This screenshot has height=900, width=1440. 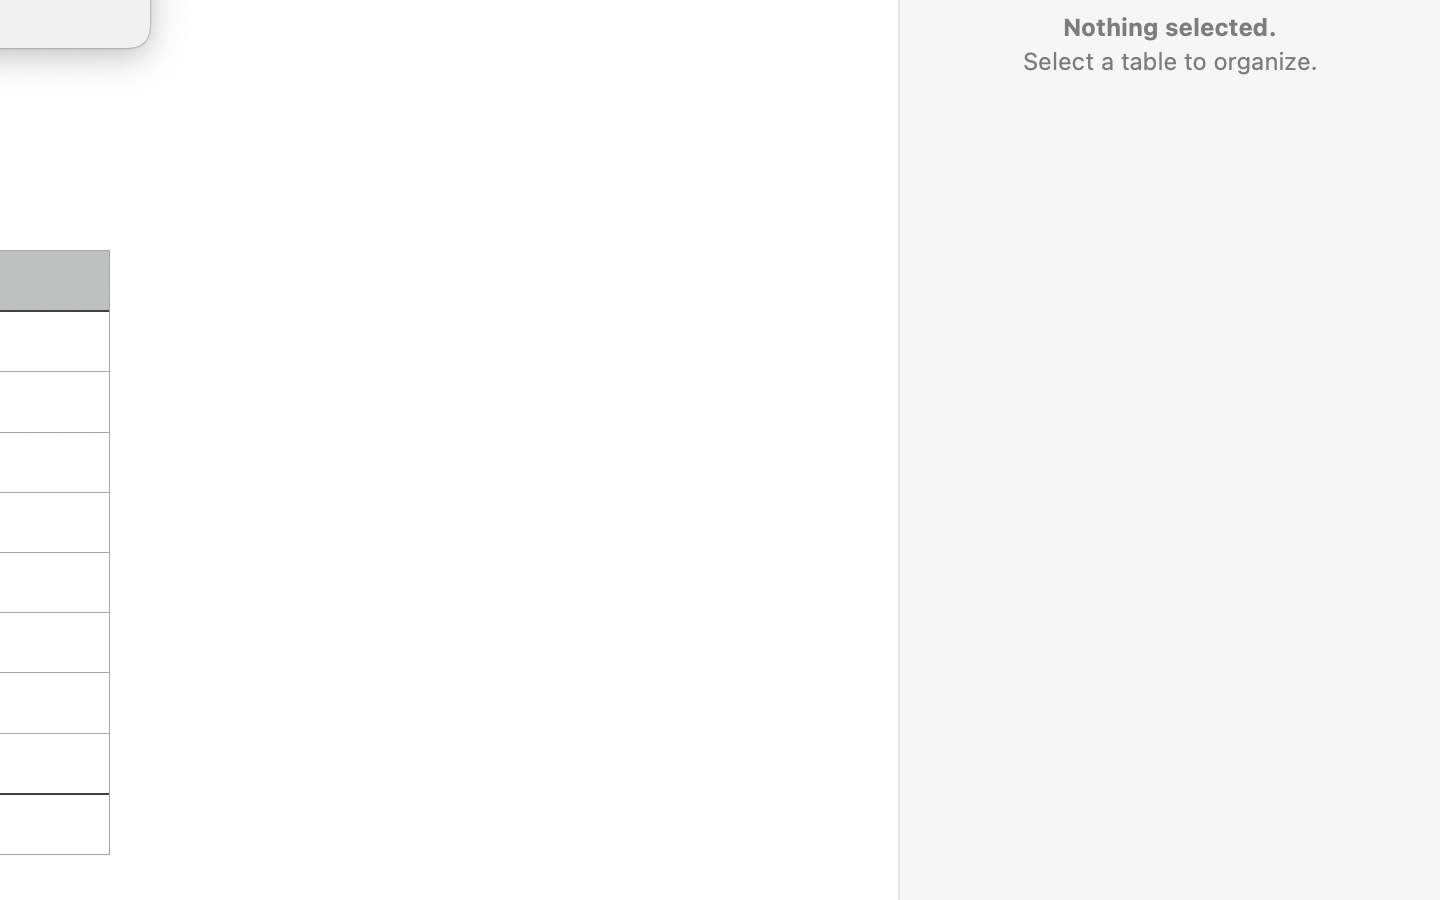 What do you see at coordinates (1168, 26) in the screenshot?
I see `'Nothing selected.'` at bounding box center [1168, 26].